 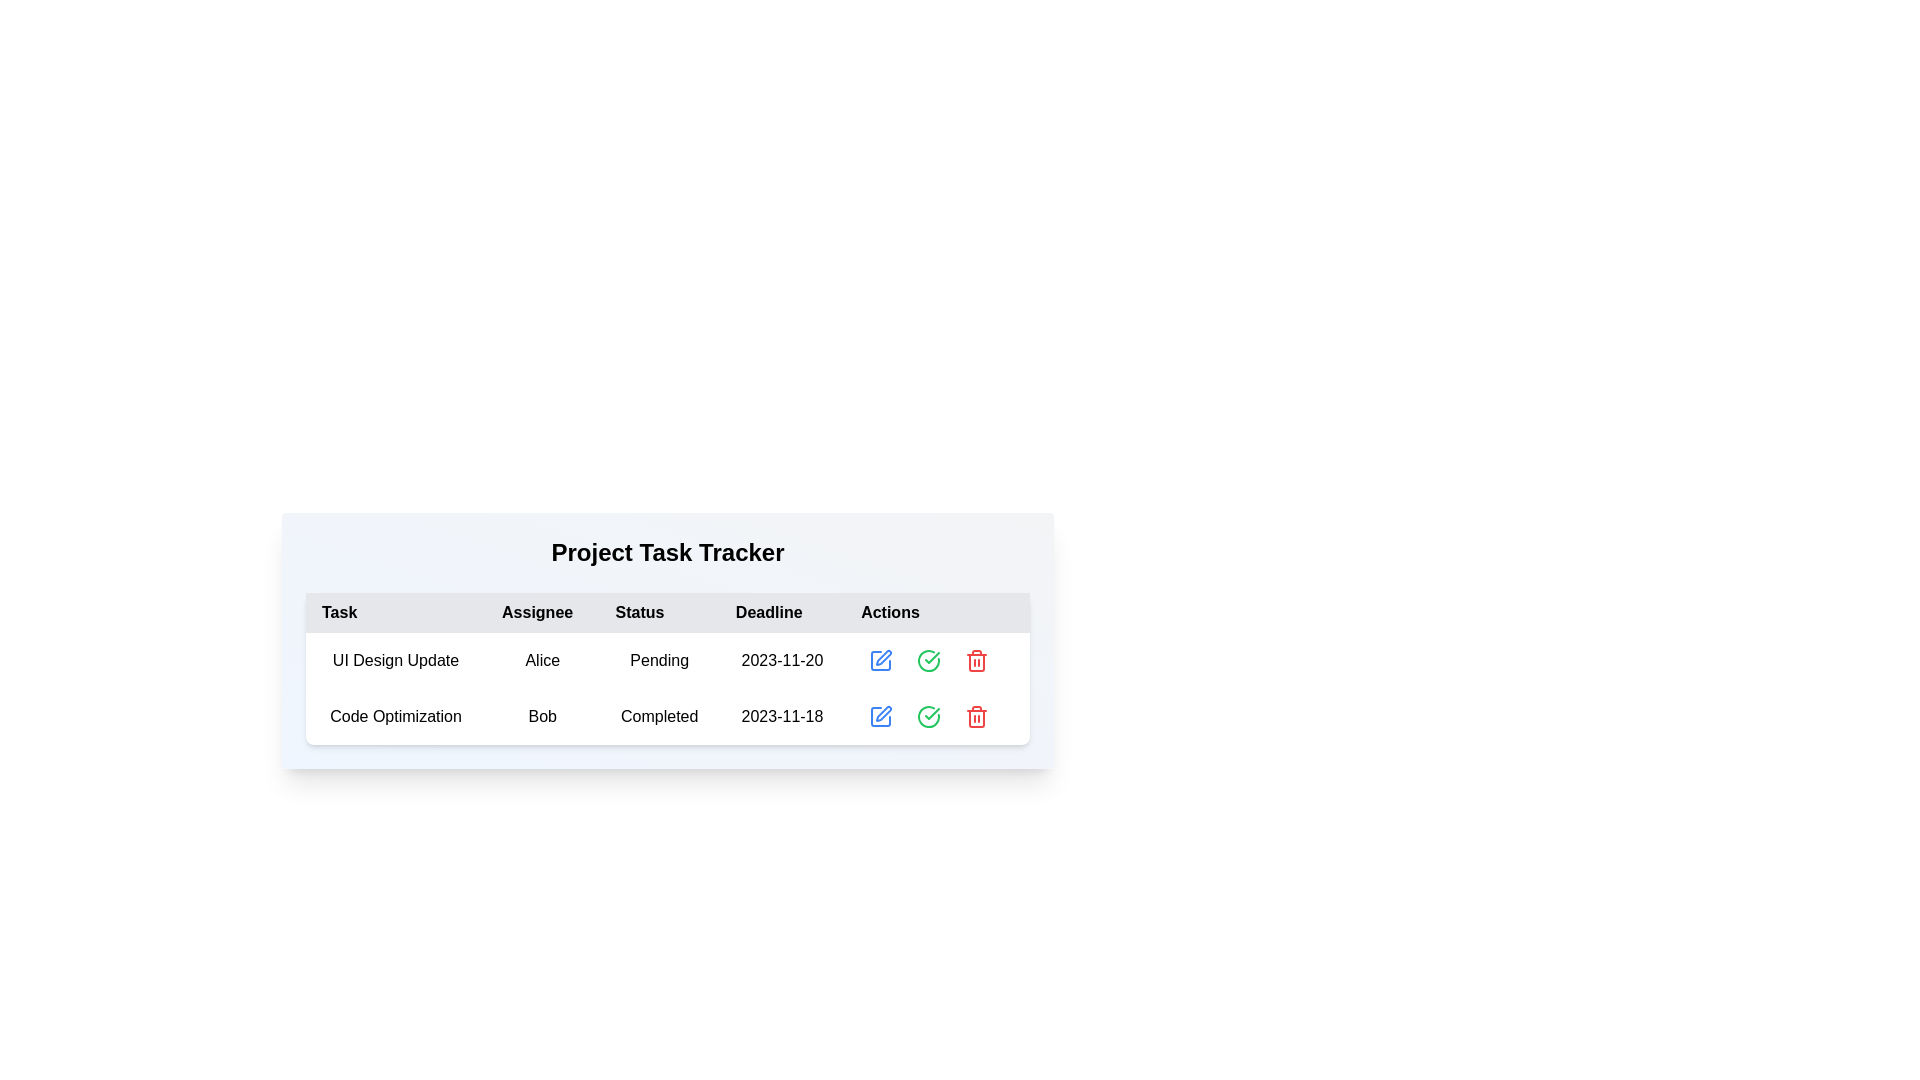 What do you see at coordinates (928, 716) in the screenshot?
I see `the circular icon button with a green checkmark in the 'Actions' column, second row of the table for 'Code Optimization'` at bounding box center [928, 716].